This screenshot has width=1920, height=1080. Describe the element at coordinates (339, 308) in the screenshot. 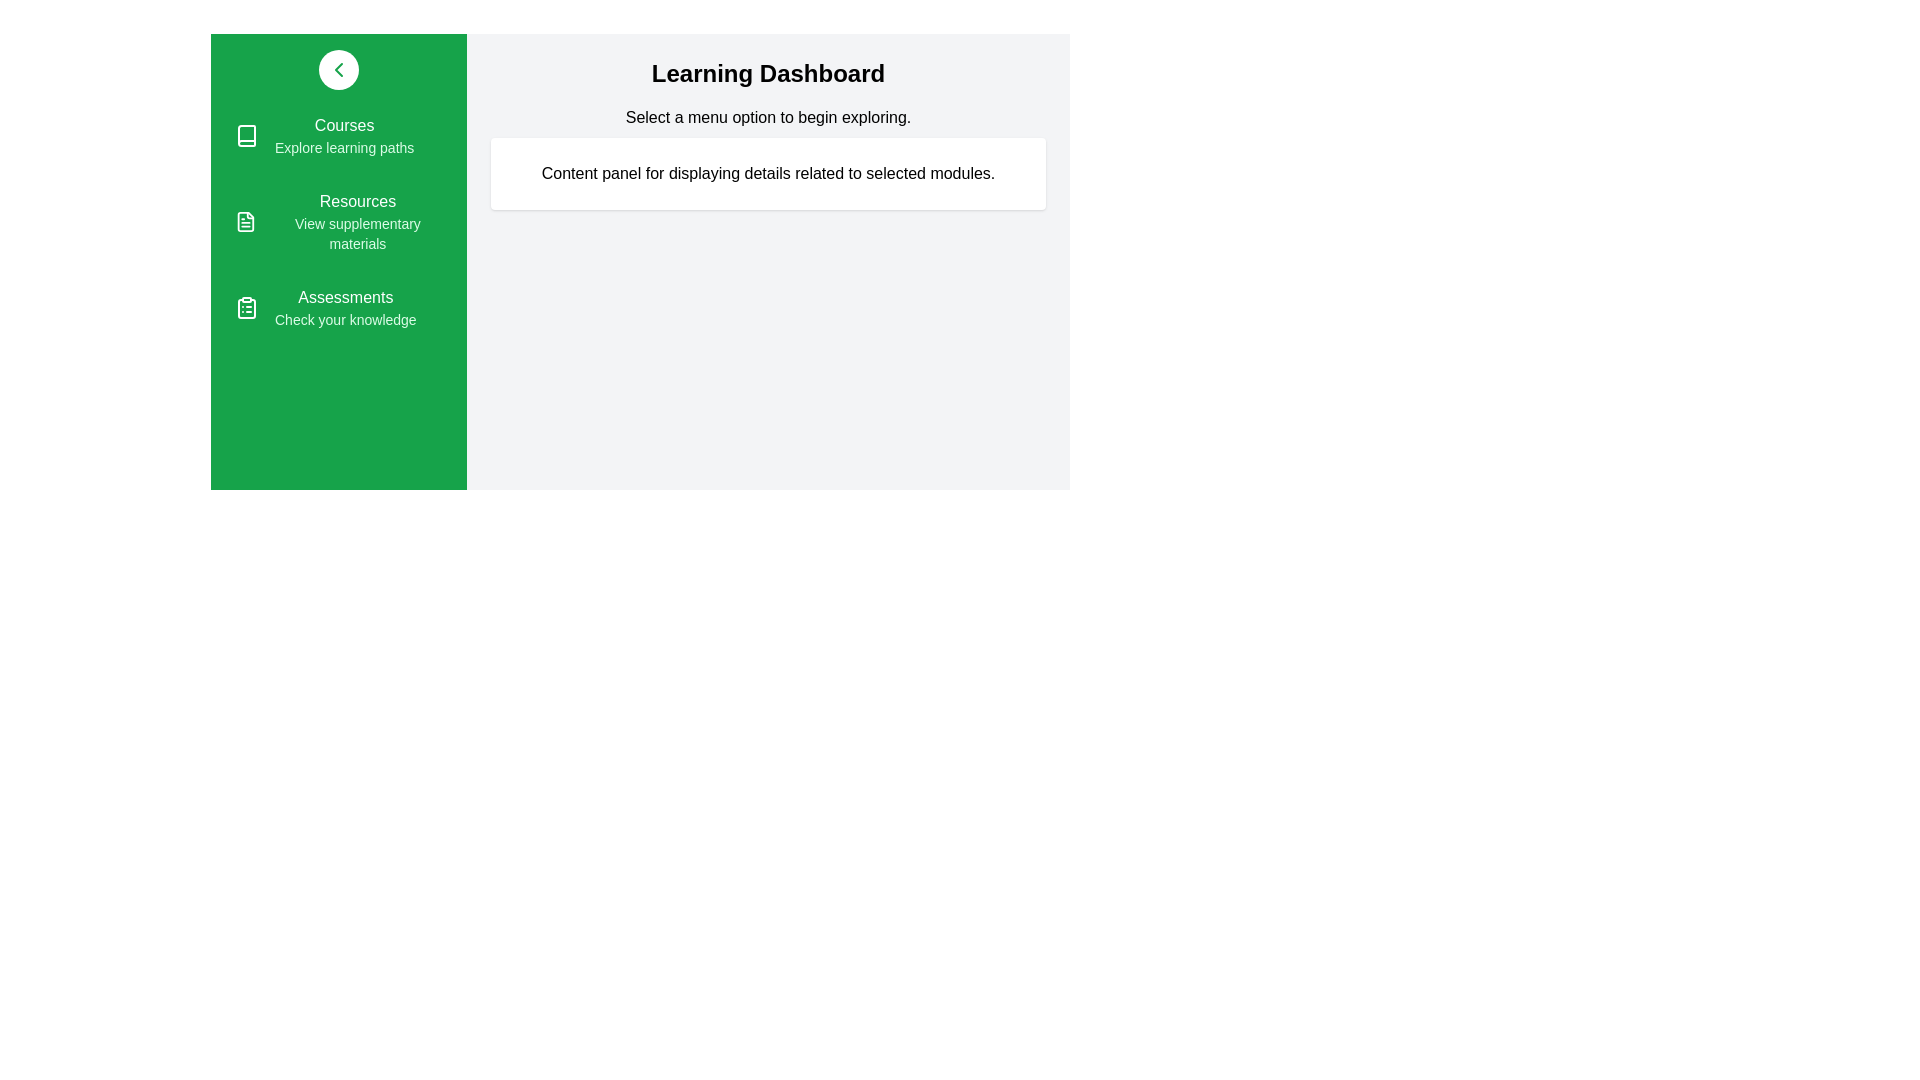

I see `the menu item Assessments to observe its hover effect` at that location.